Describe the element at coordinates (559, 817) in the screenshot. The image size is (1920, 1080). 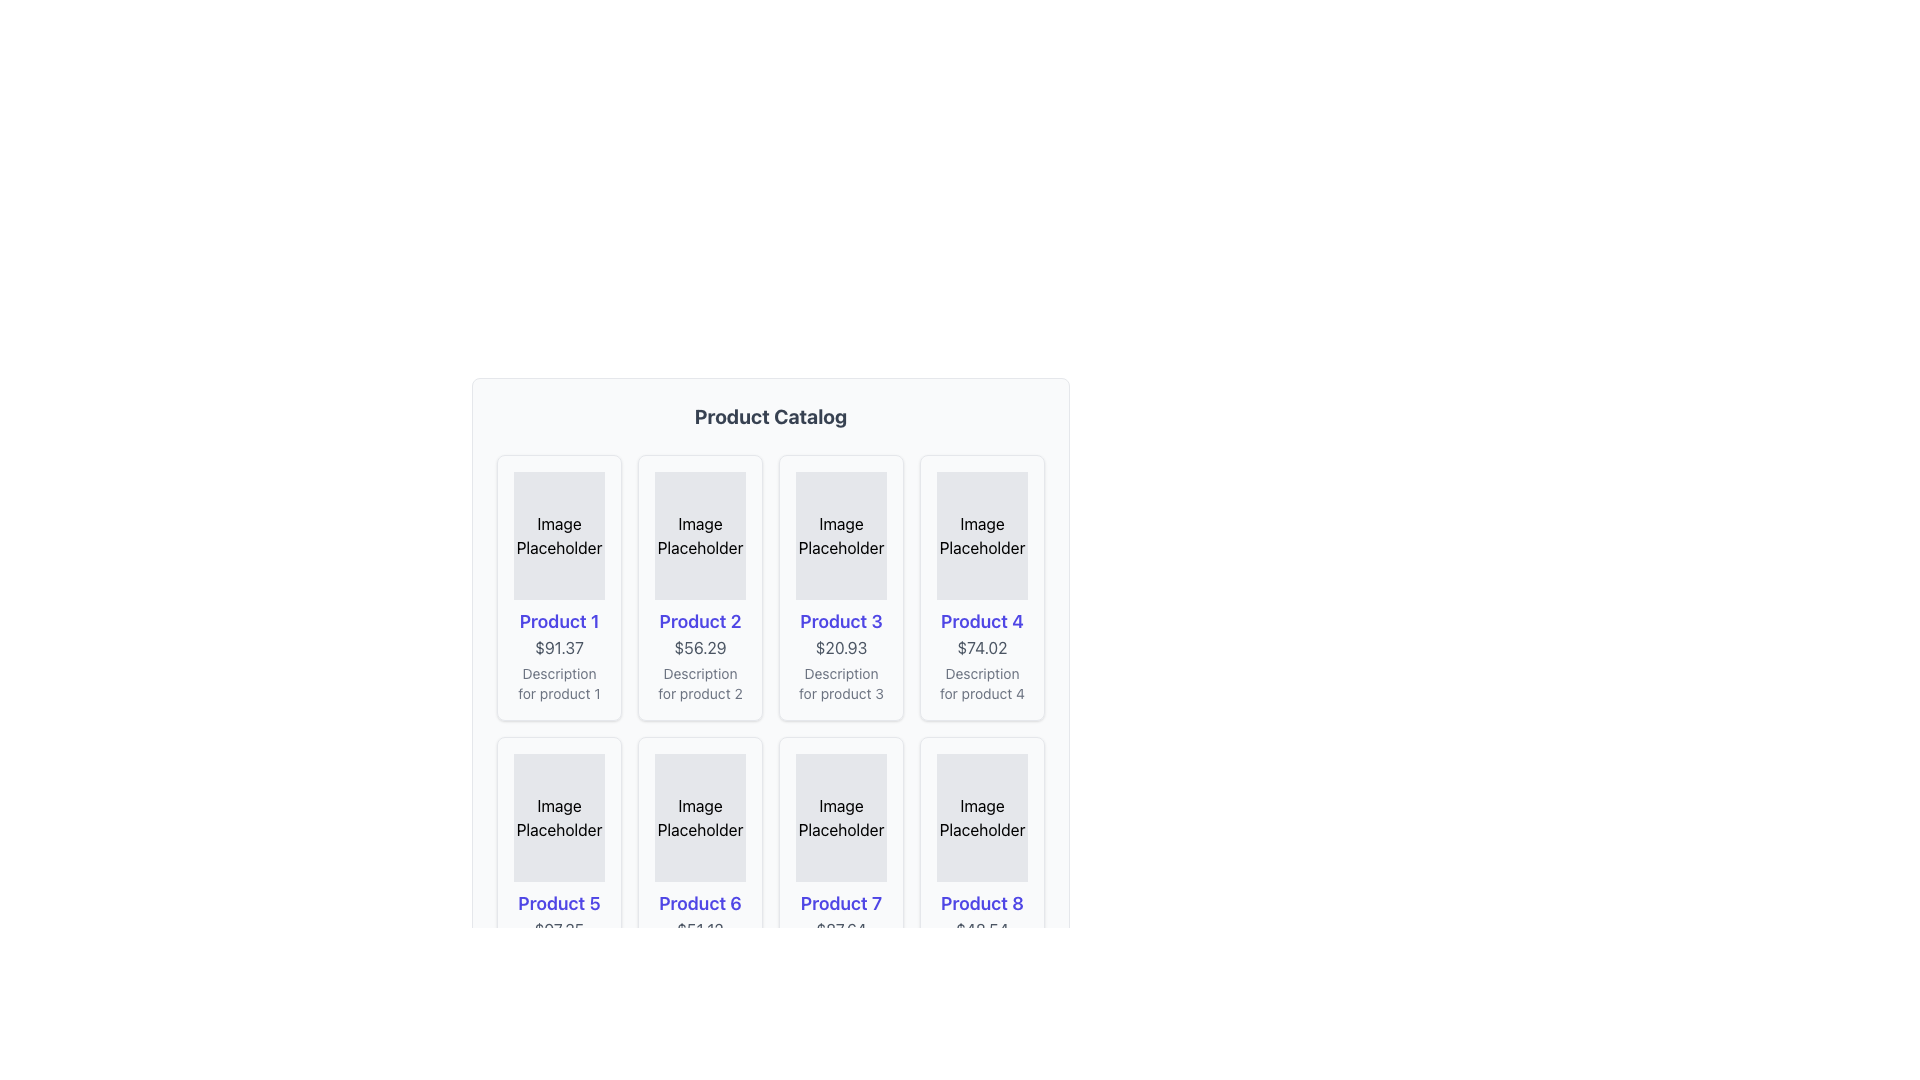
I see `the image placeholder located at the top of the fifth card in the 'Product Catalog' section, directly above the title 'Product 5'` at that location.